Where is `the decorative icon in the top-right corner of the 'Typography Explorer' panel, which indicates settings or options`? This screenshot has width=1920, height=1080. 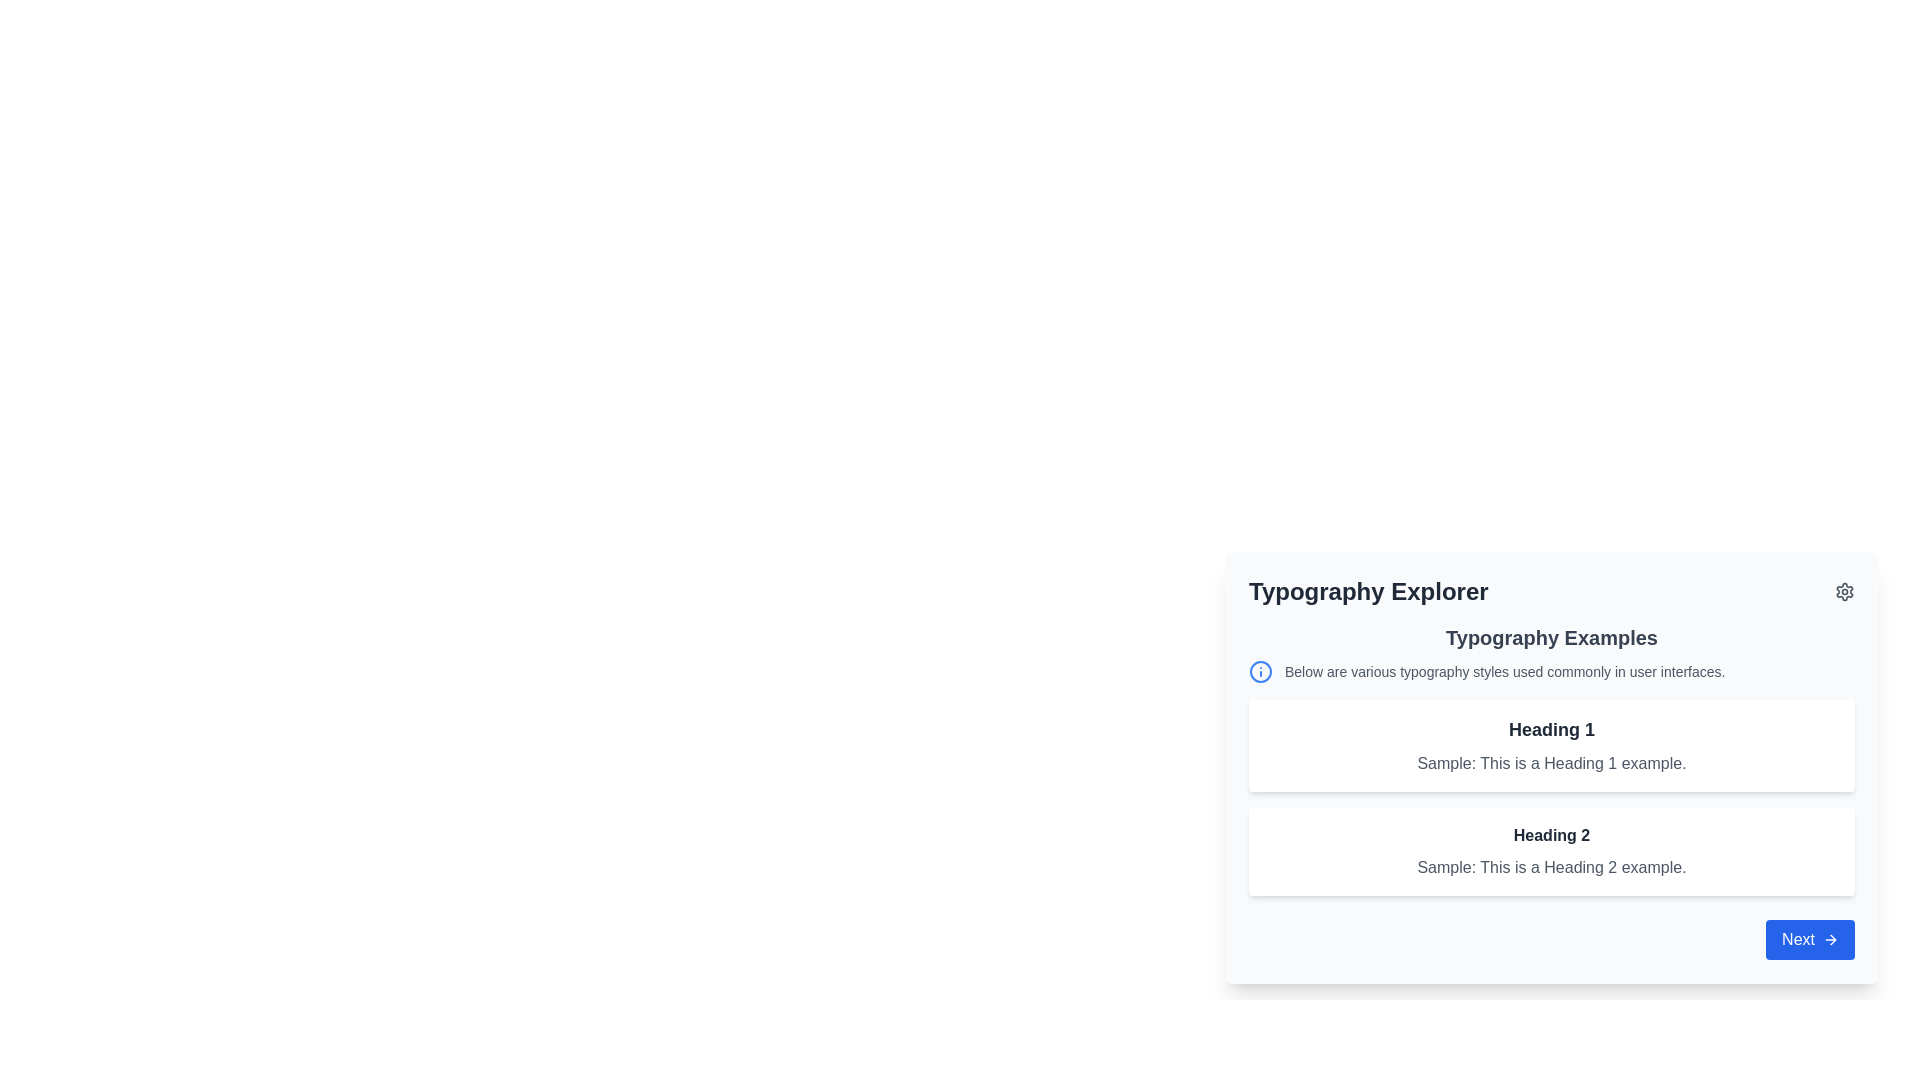
the decorative icon in the top-right corner of the 'Typography Explorer' panel, which indicates settings or options is located at coordinates (1843, 590).